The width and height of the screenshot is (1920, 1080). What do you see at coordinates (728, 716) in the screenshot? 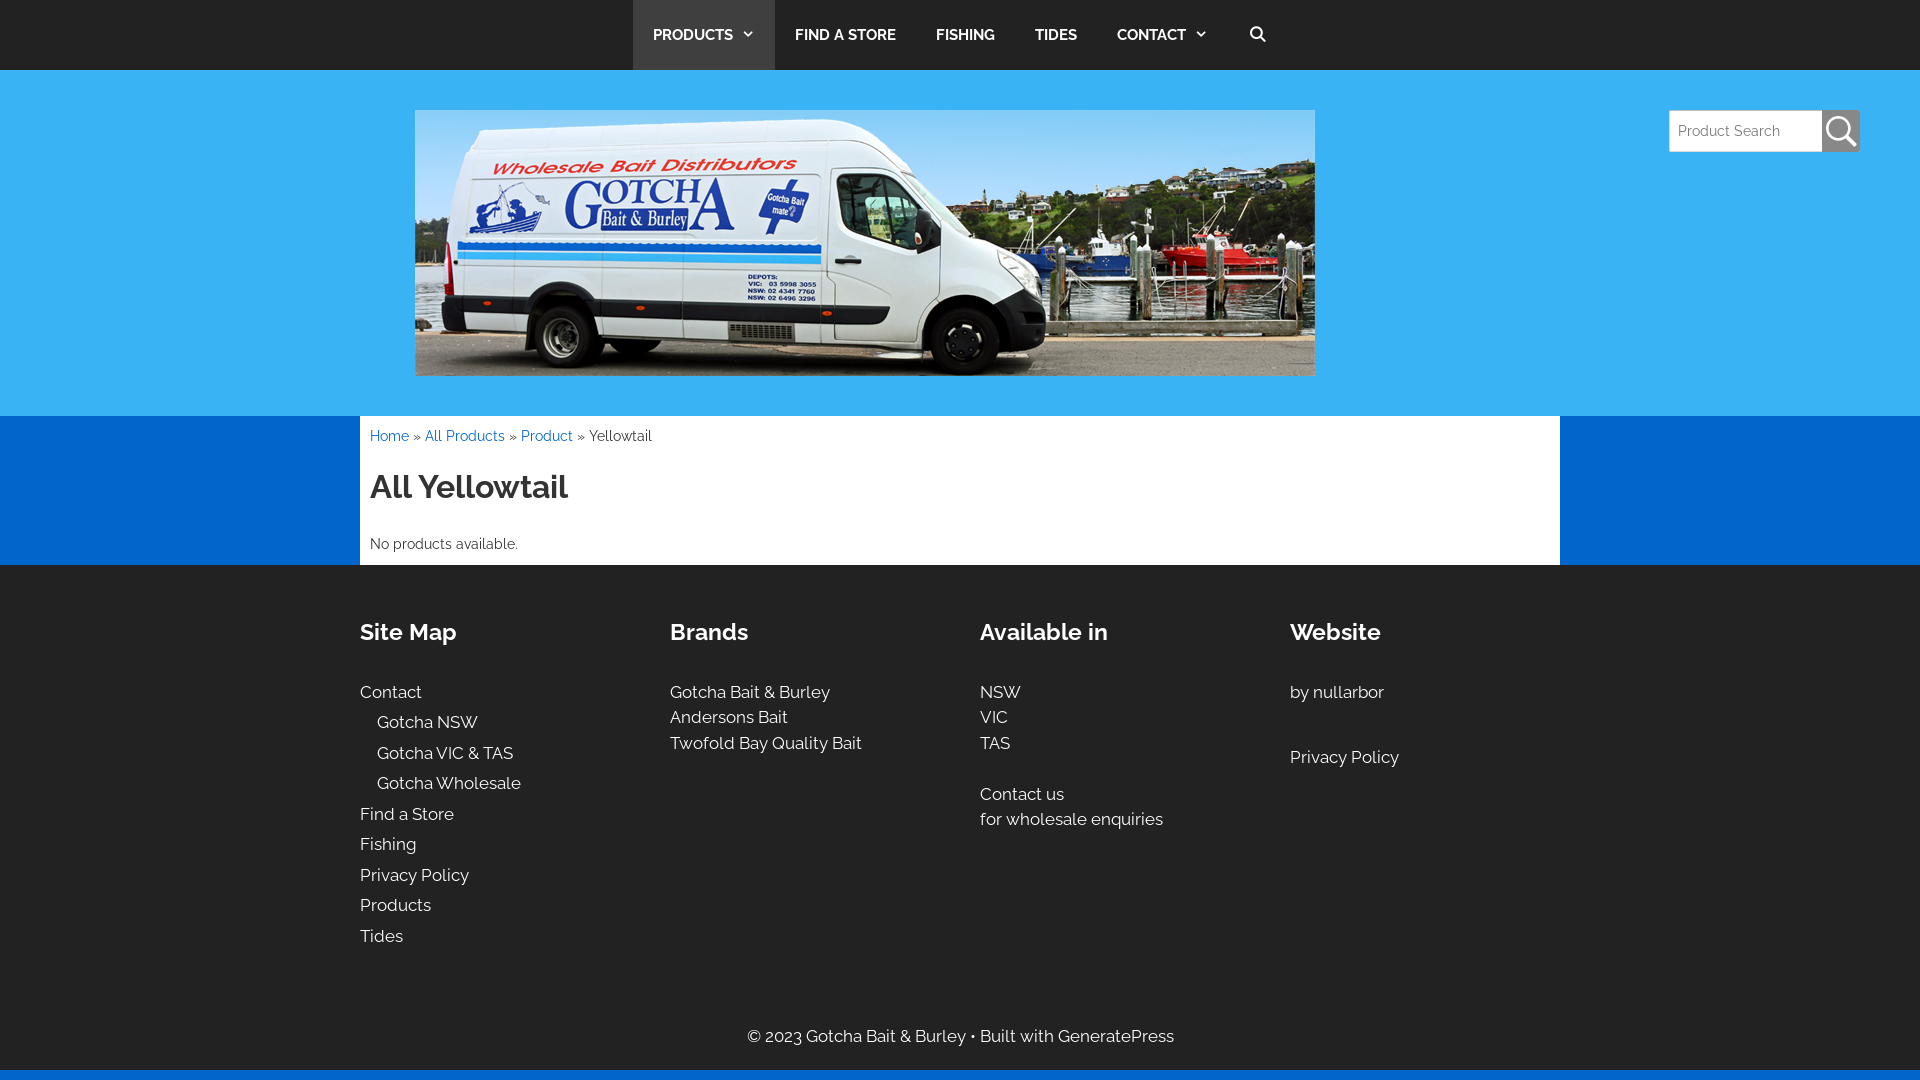
I see `'Andersons Bait'` at bounding box center [728, 716].